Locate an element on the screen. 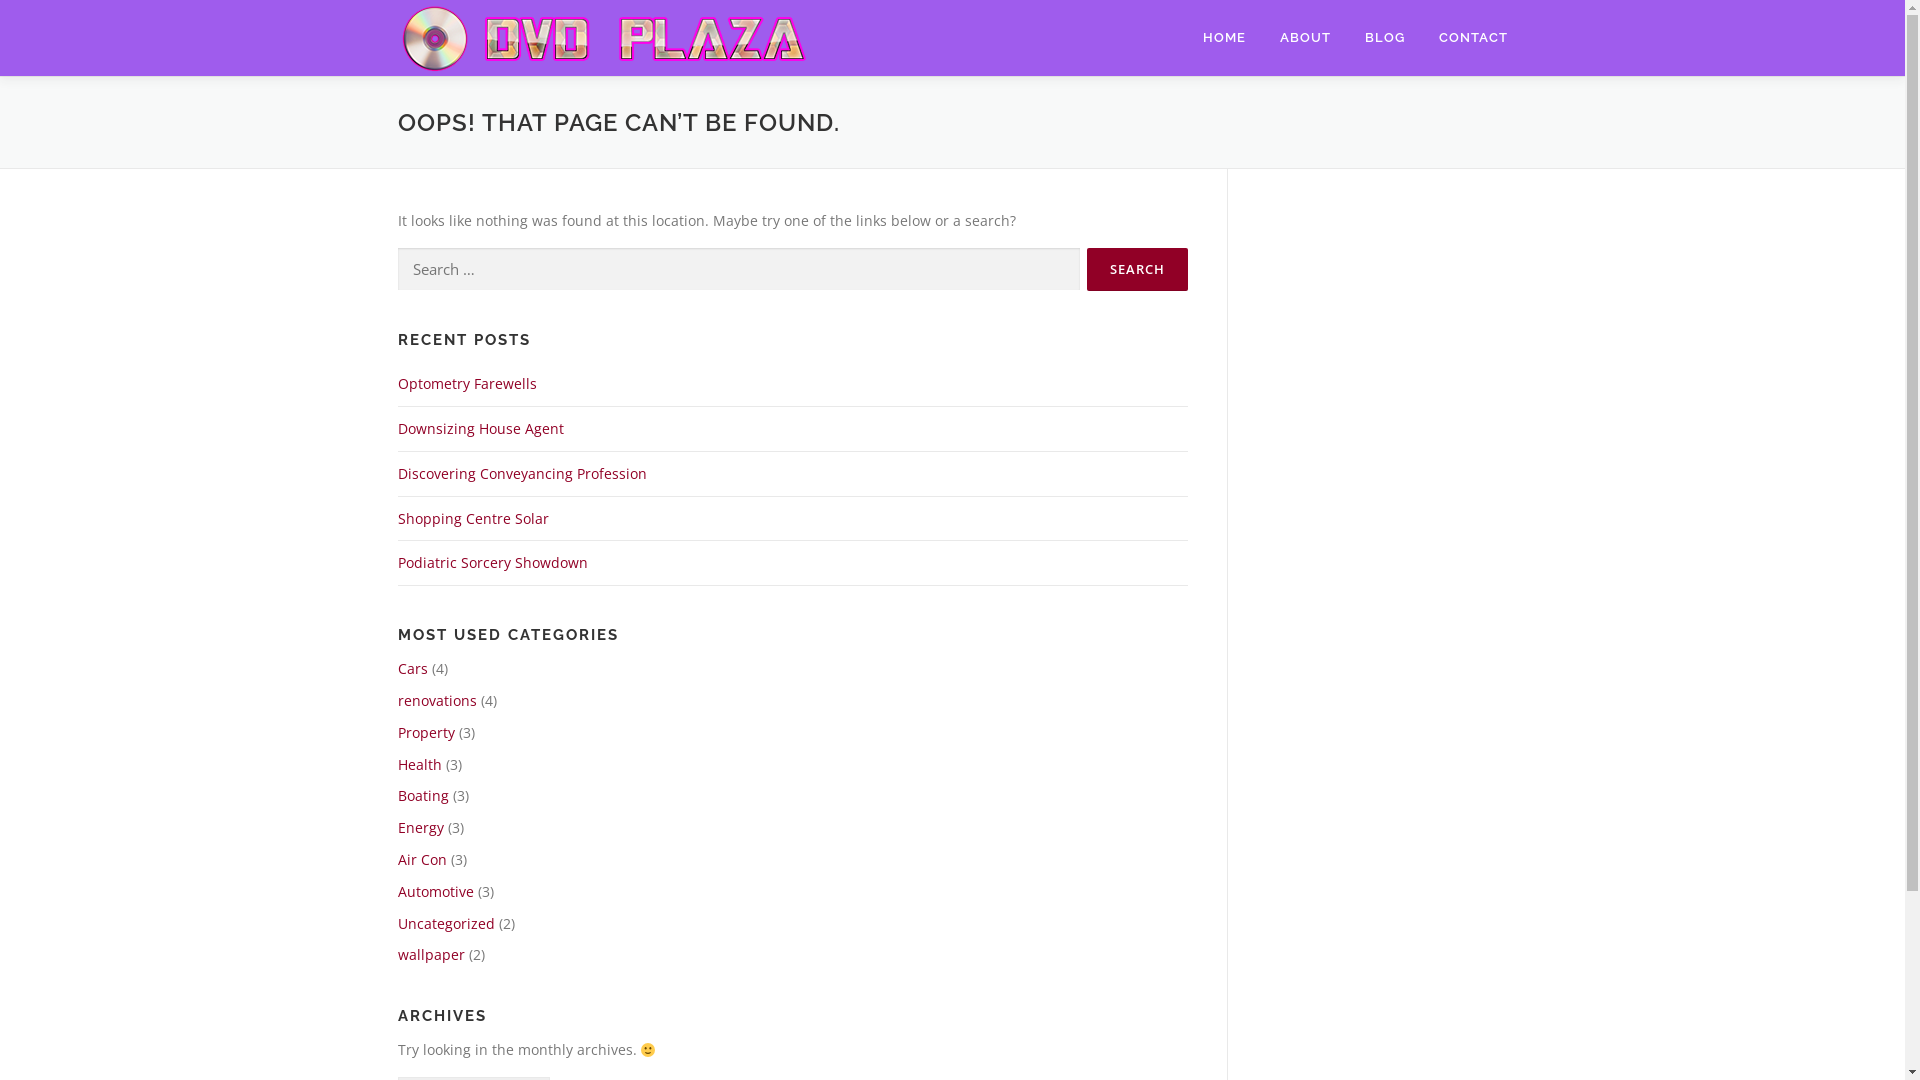 The image size is (1920, 1080). 'Search' is located at coordinates (1136, 268).